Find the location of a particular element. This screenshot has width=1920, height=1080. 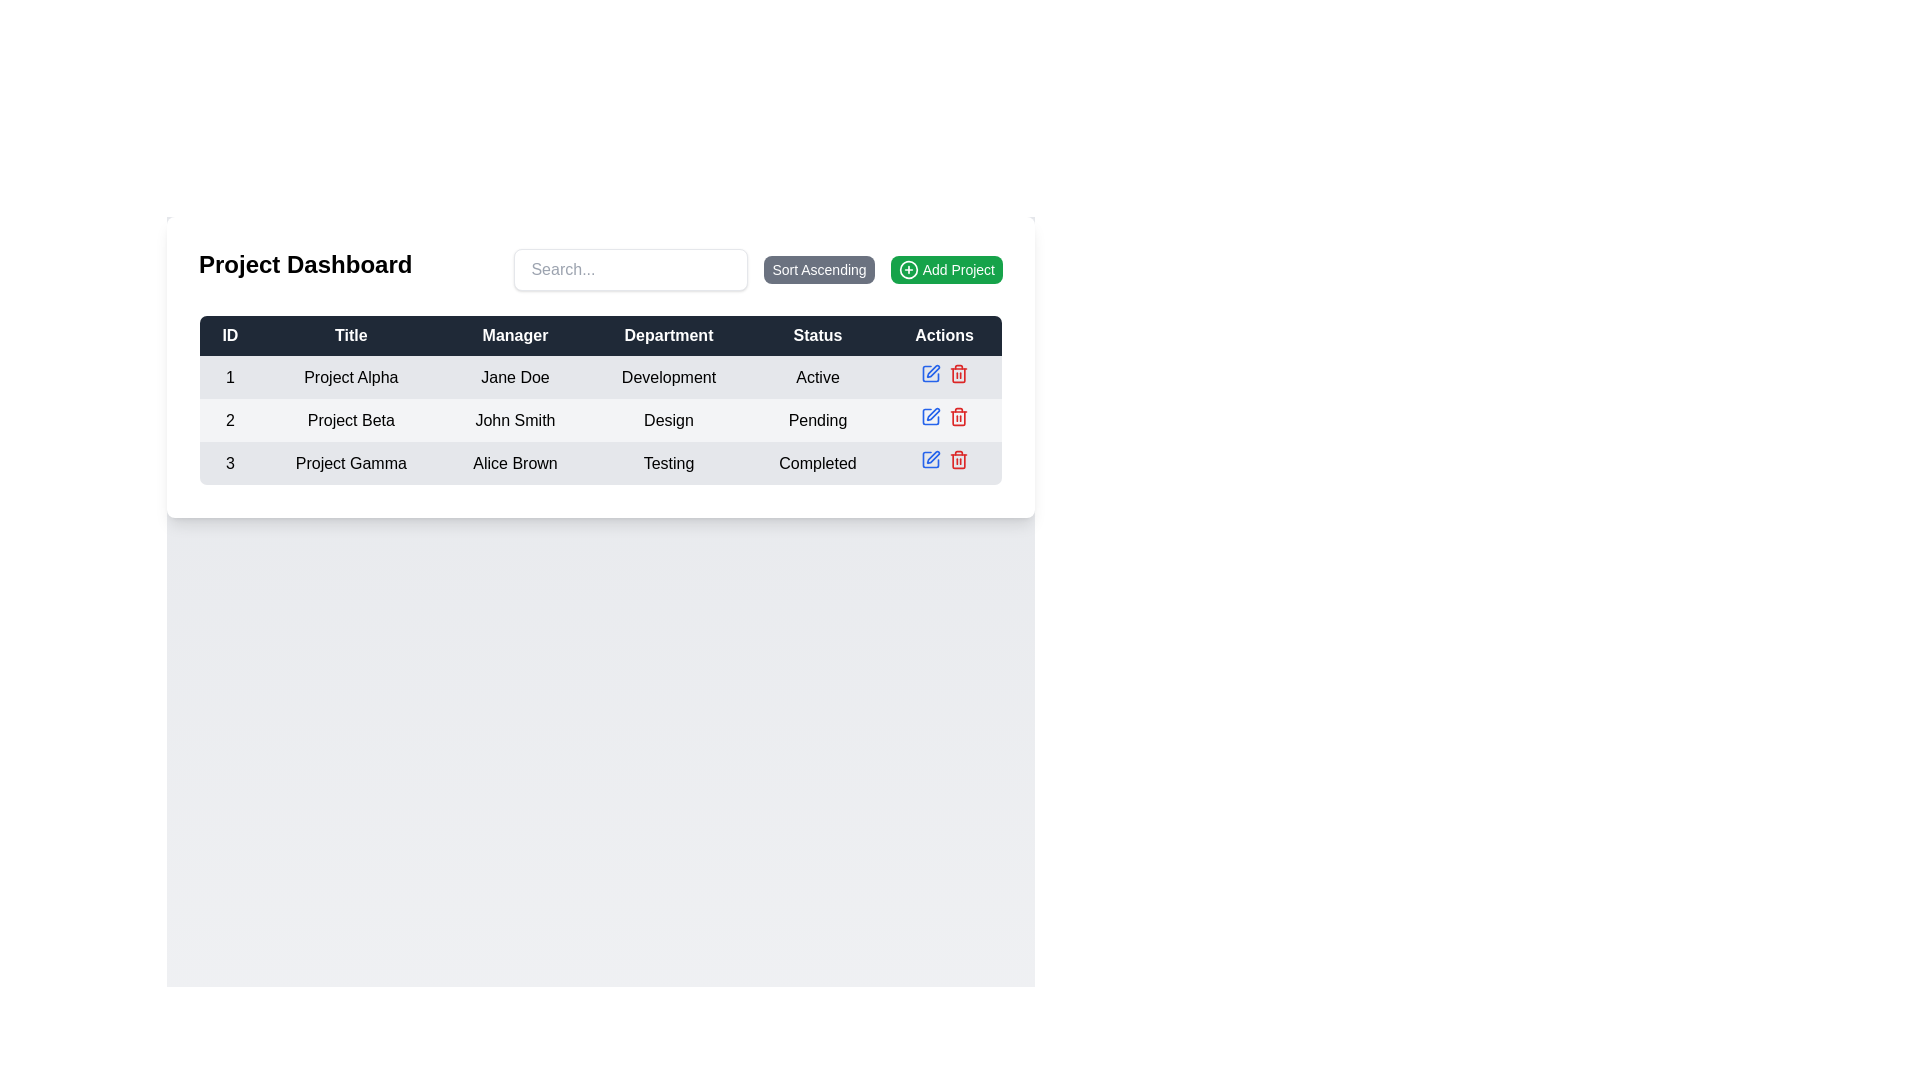

the icon representing the action of adding a new project, which is located to the left of the 'Add Project' button's text label is located at coordinates (907, 270).